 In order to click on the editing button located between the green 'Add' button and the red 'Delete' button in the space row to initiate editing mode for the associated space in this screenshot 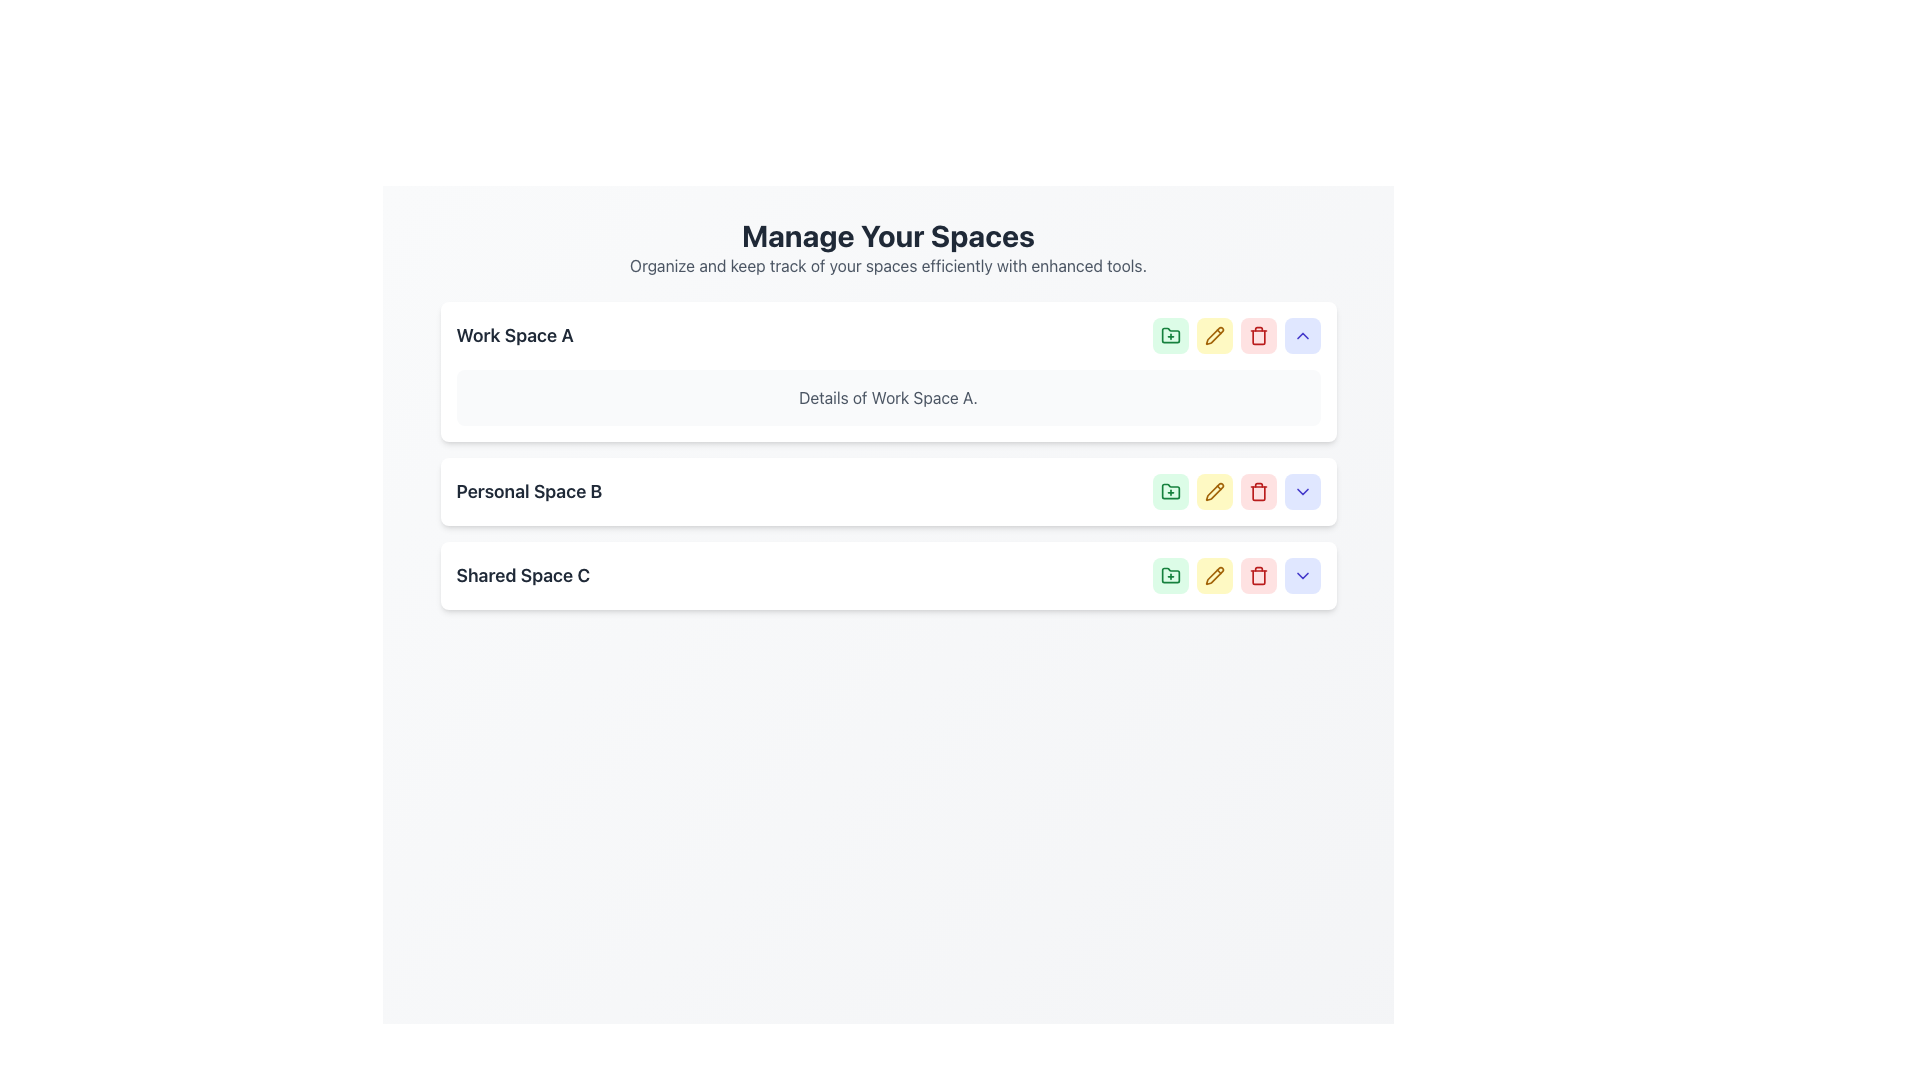, I will do `click(1213, 492)`.